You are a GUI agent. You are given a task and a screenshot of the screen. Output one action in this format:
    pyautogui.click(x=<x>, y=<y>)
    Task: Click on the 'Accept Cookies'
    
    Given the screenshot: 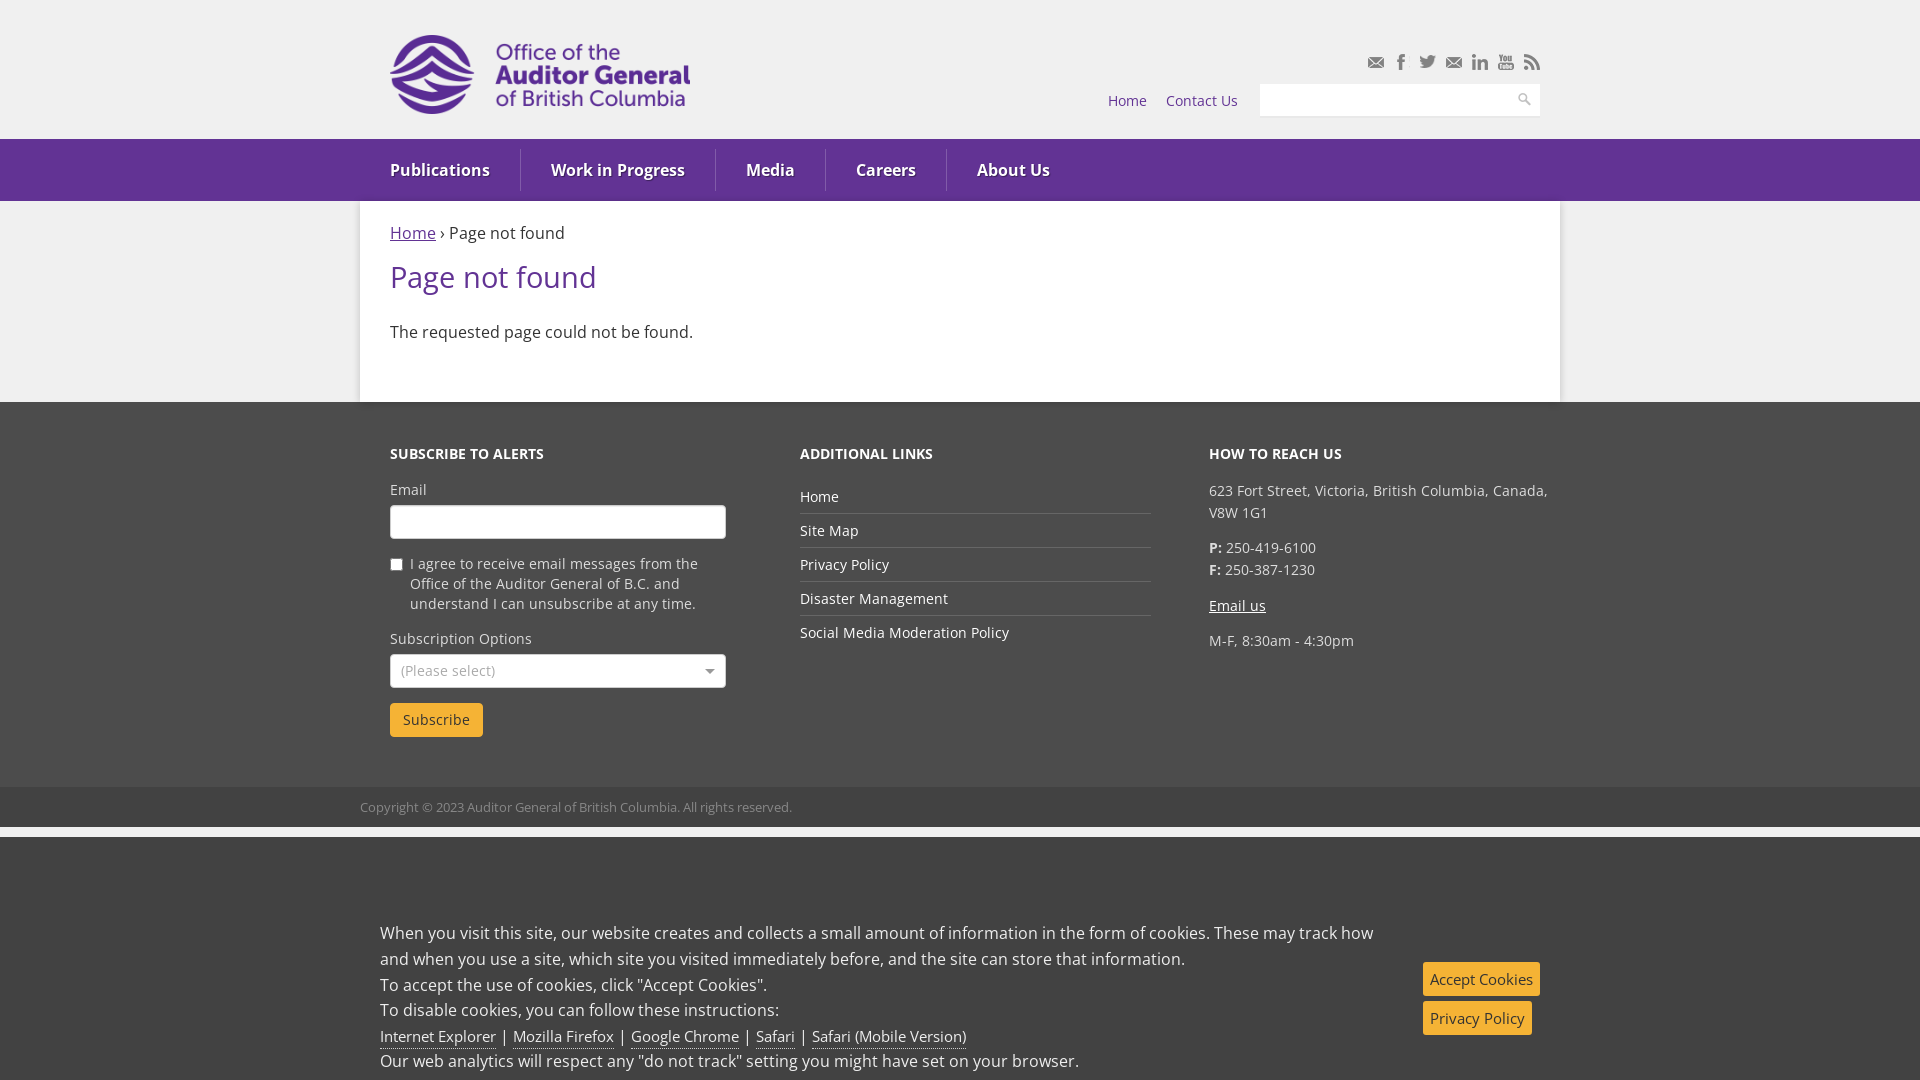 What is the action you would take?
    pyautogui.click(x=1481, y=978)
    